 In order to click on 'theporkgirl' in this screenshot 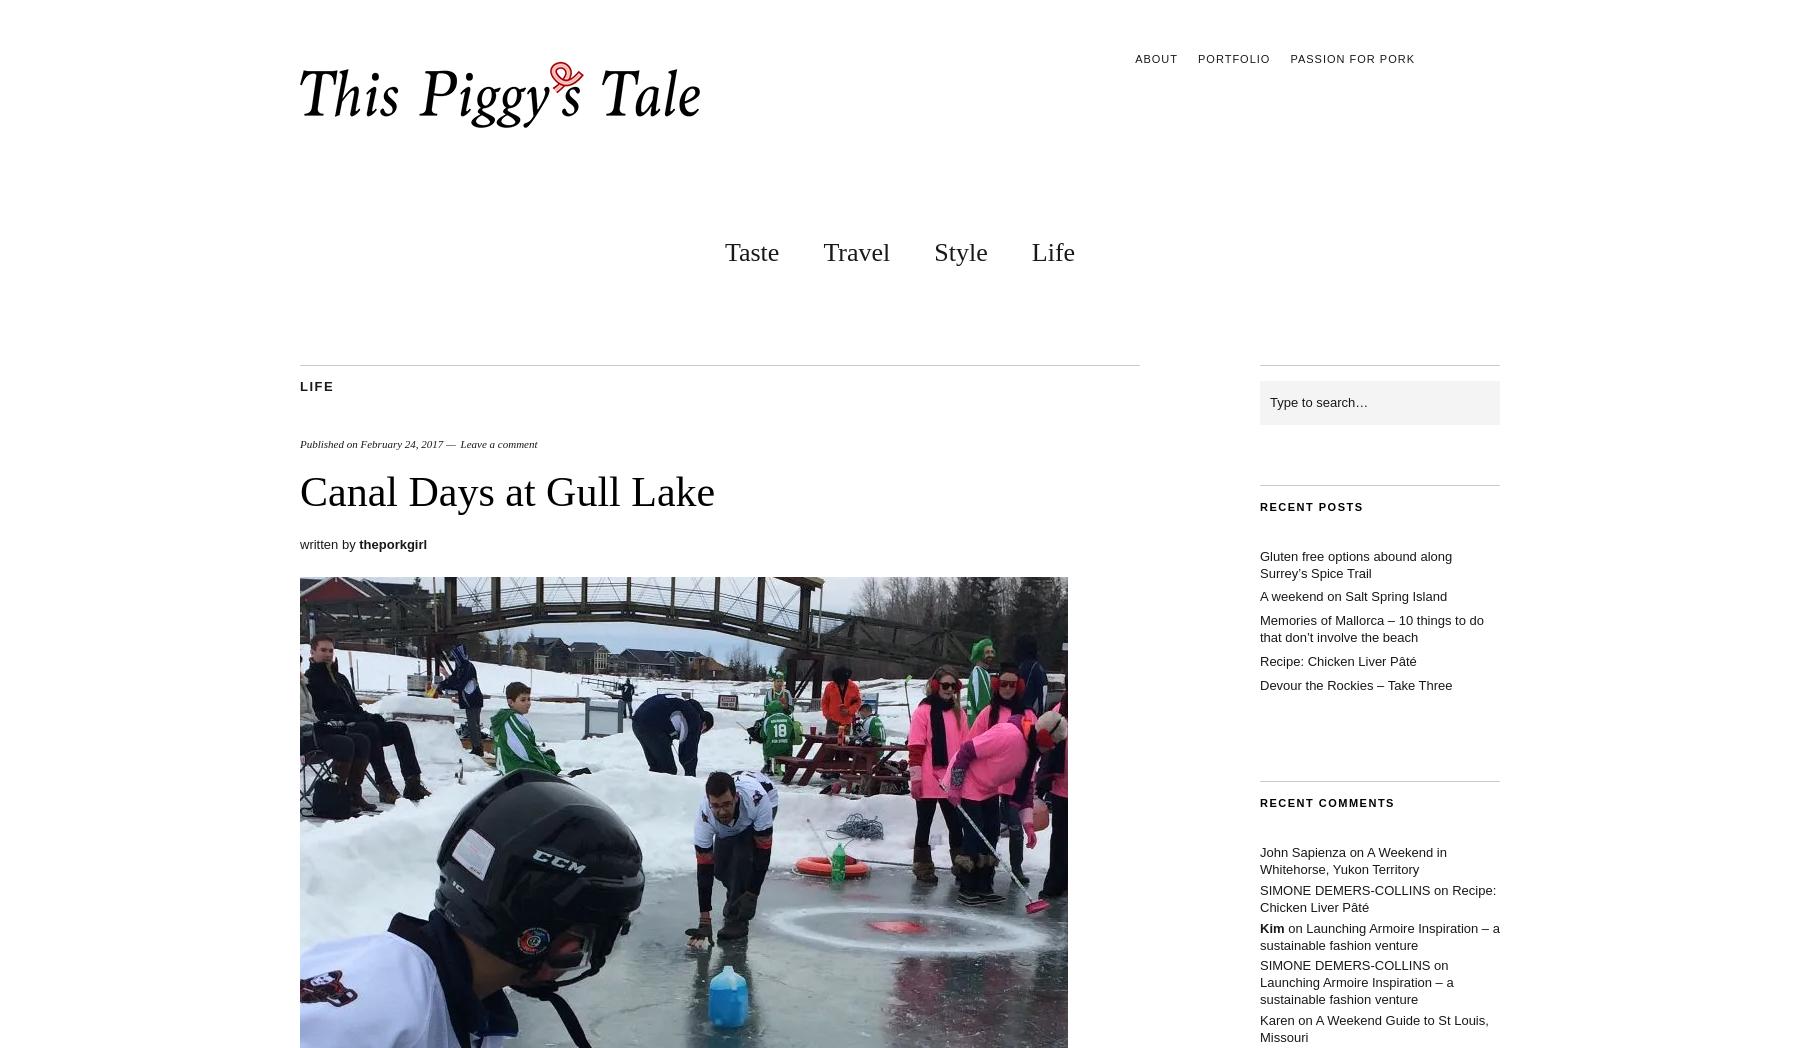, I will do `click(358, 543)`.